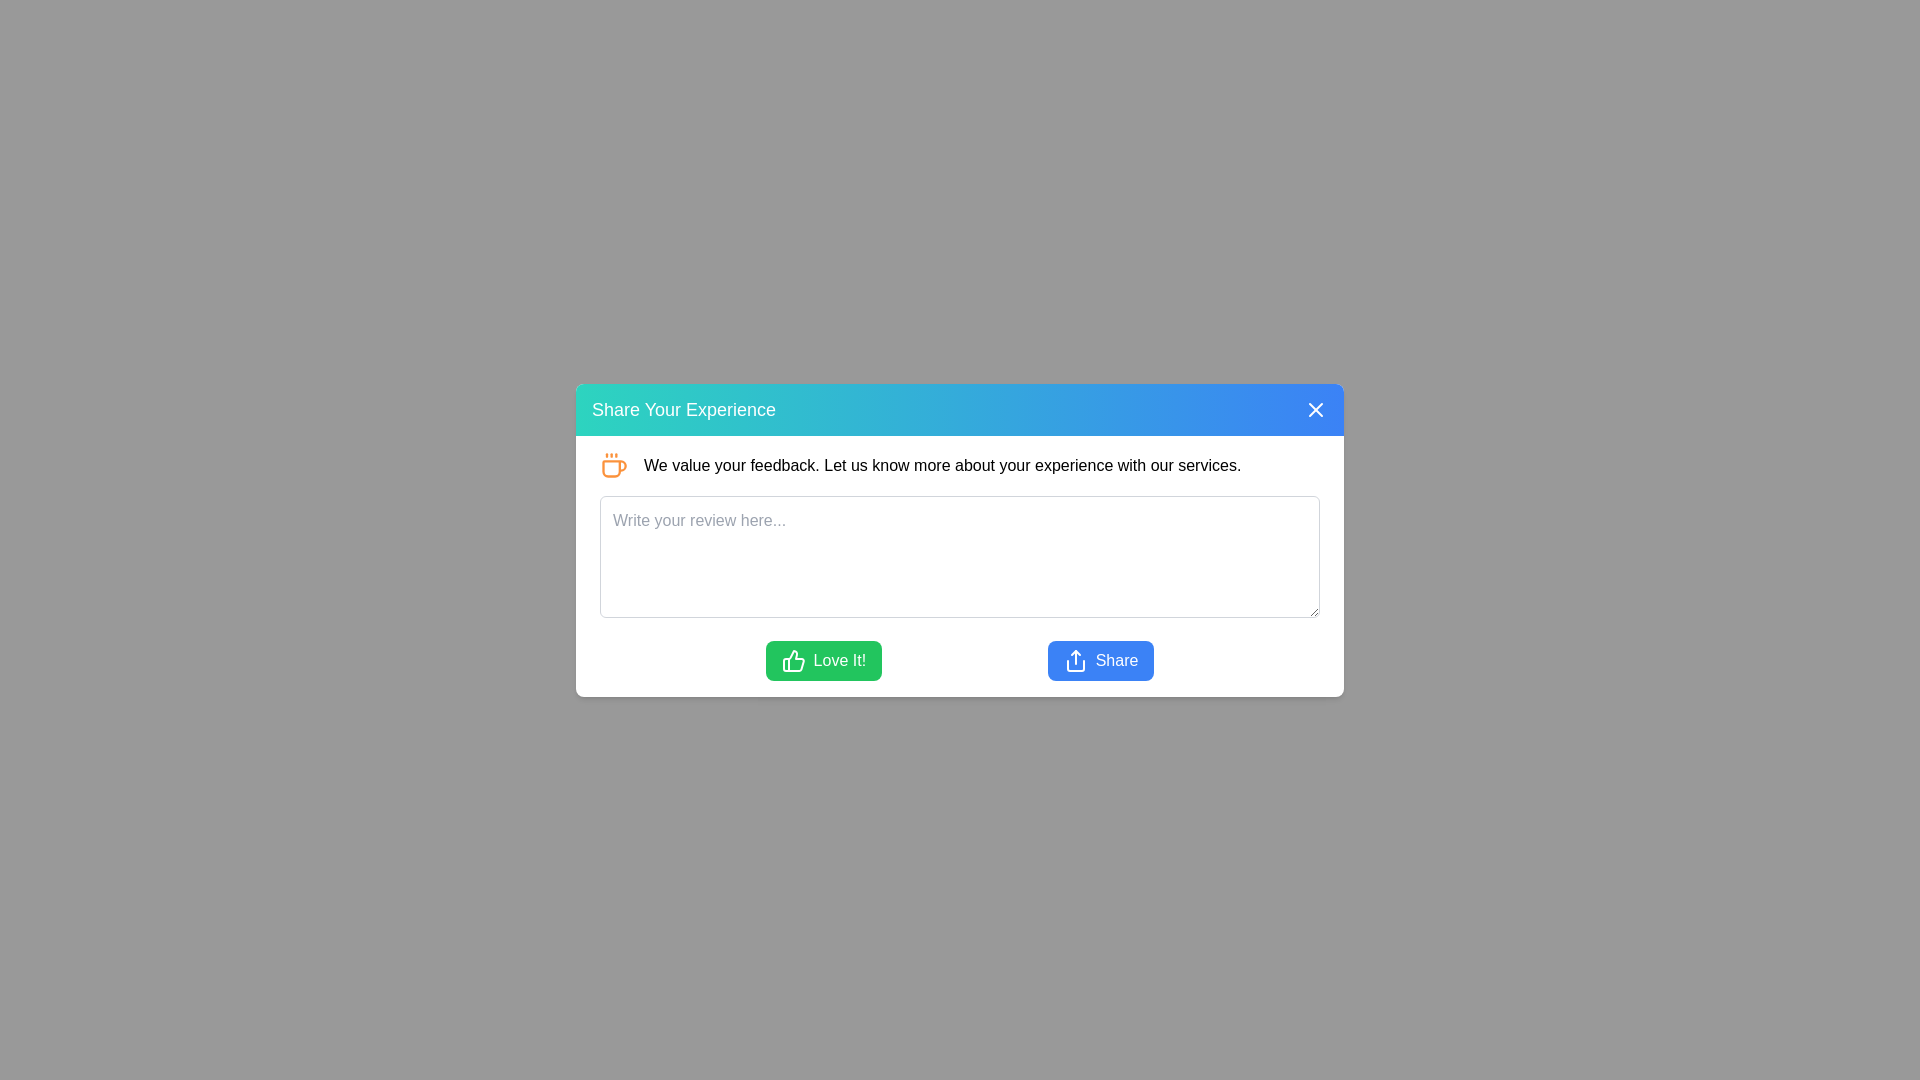 This screenshot has height=1080, width=1920. What do you see at coordinates (1315, 408) in the screenshot?
I see `the Close icon button represented by a diagonal cross mark ('x') with rounded ends` at bounding box center [1315, 408].